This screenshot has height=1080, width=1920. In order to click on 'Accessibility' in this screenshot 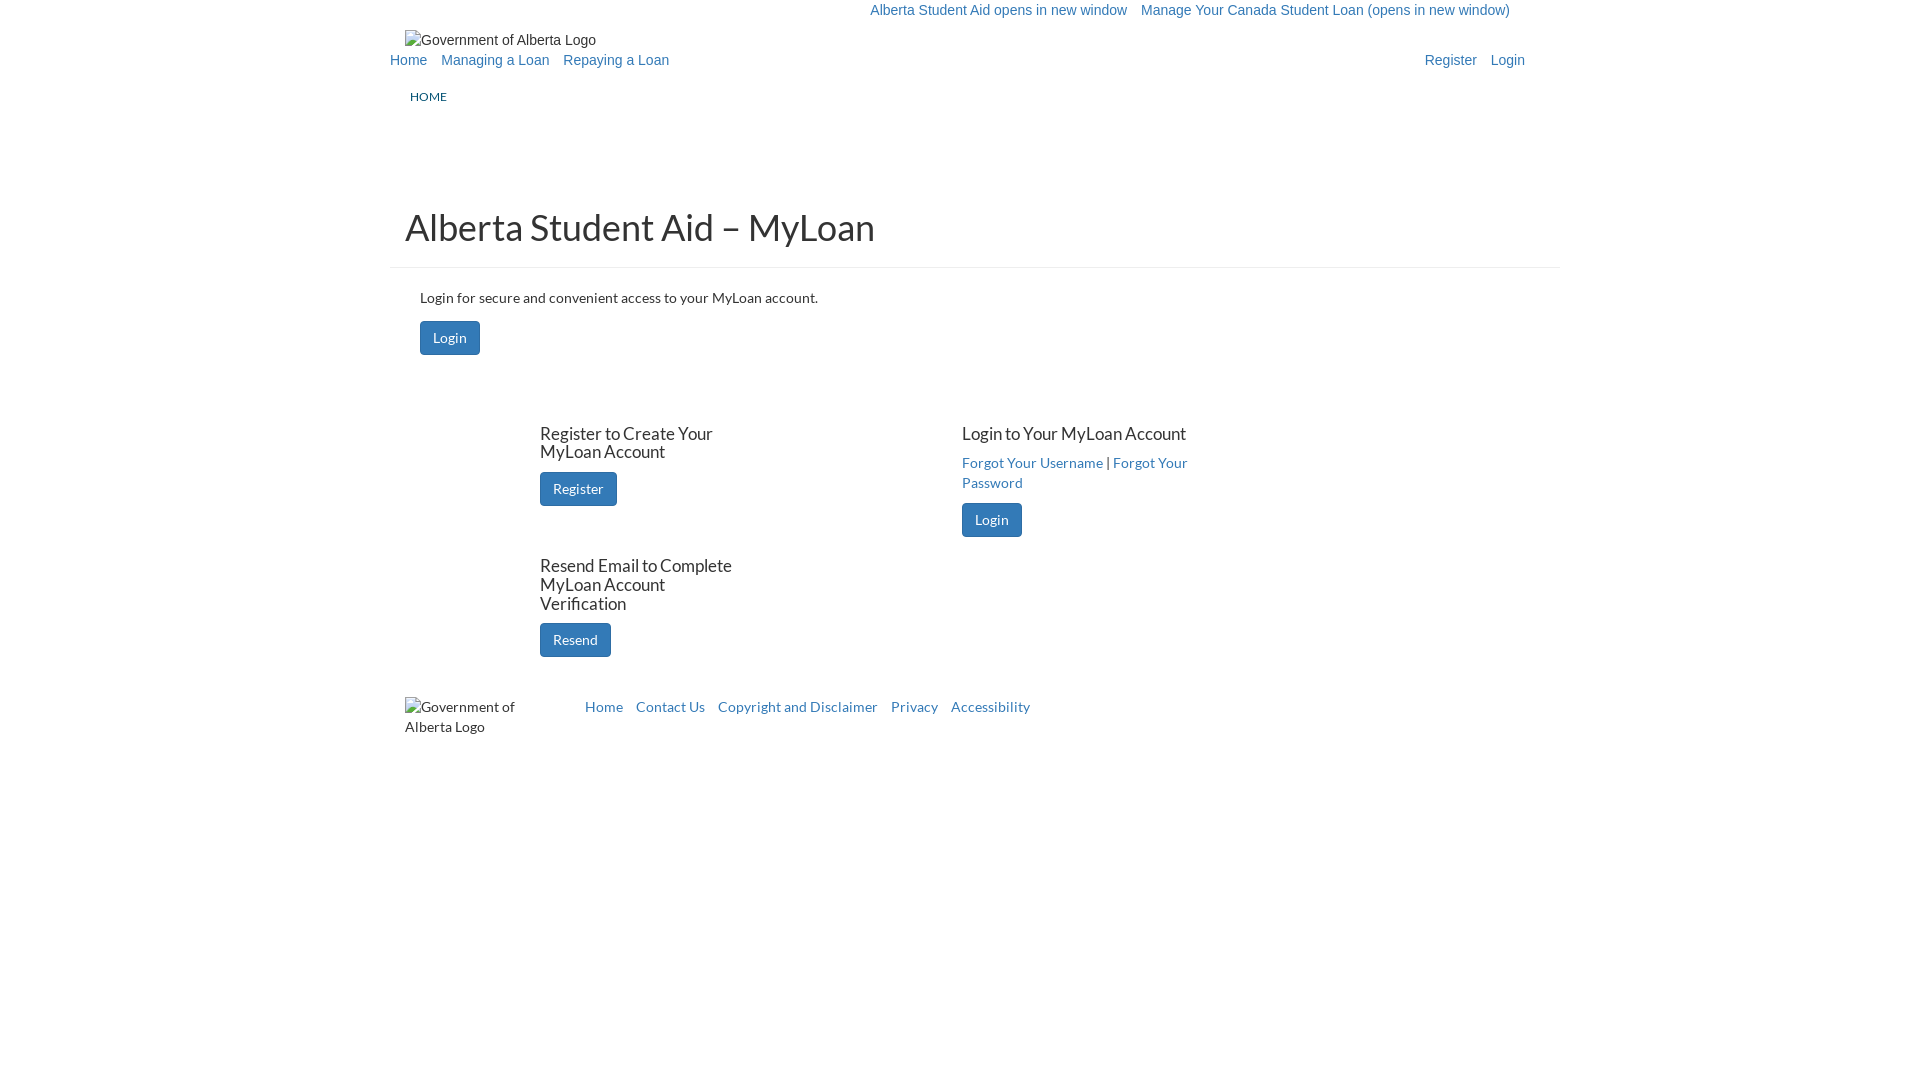, I will do `click(990, 705)`.